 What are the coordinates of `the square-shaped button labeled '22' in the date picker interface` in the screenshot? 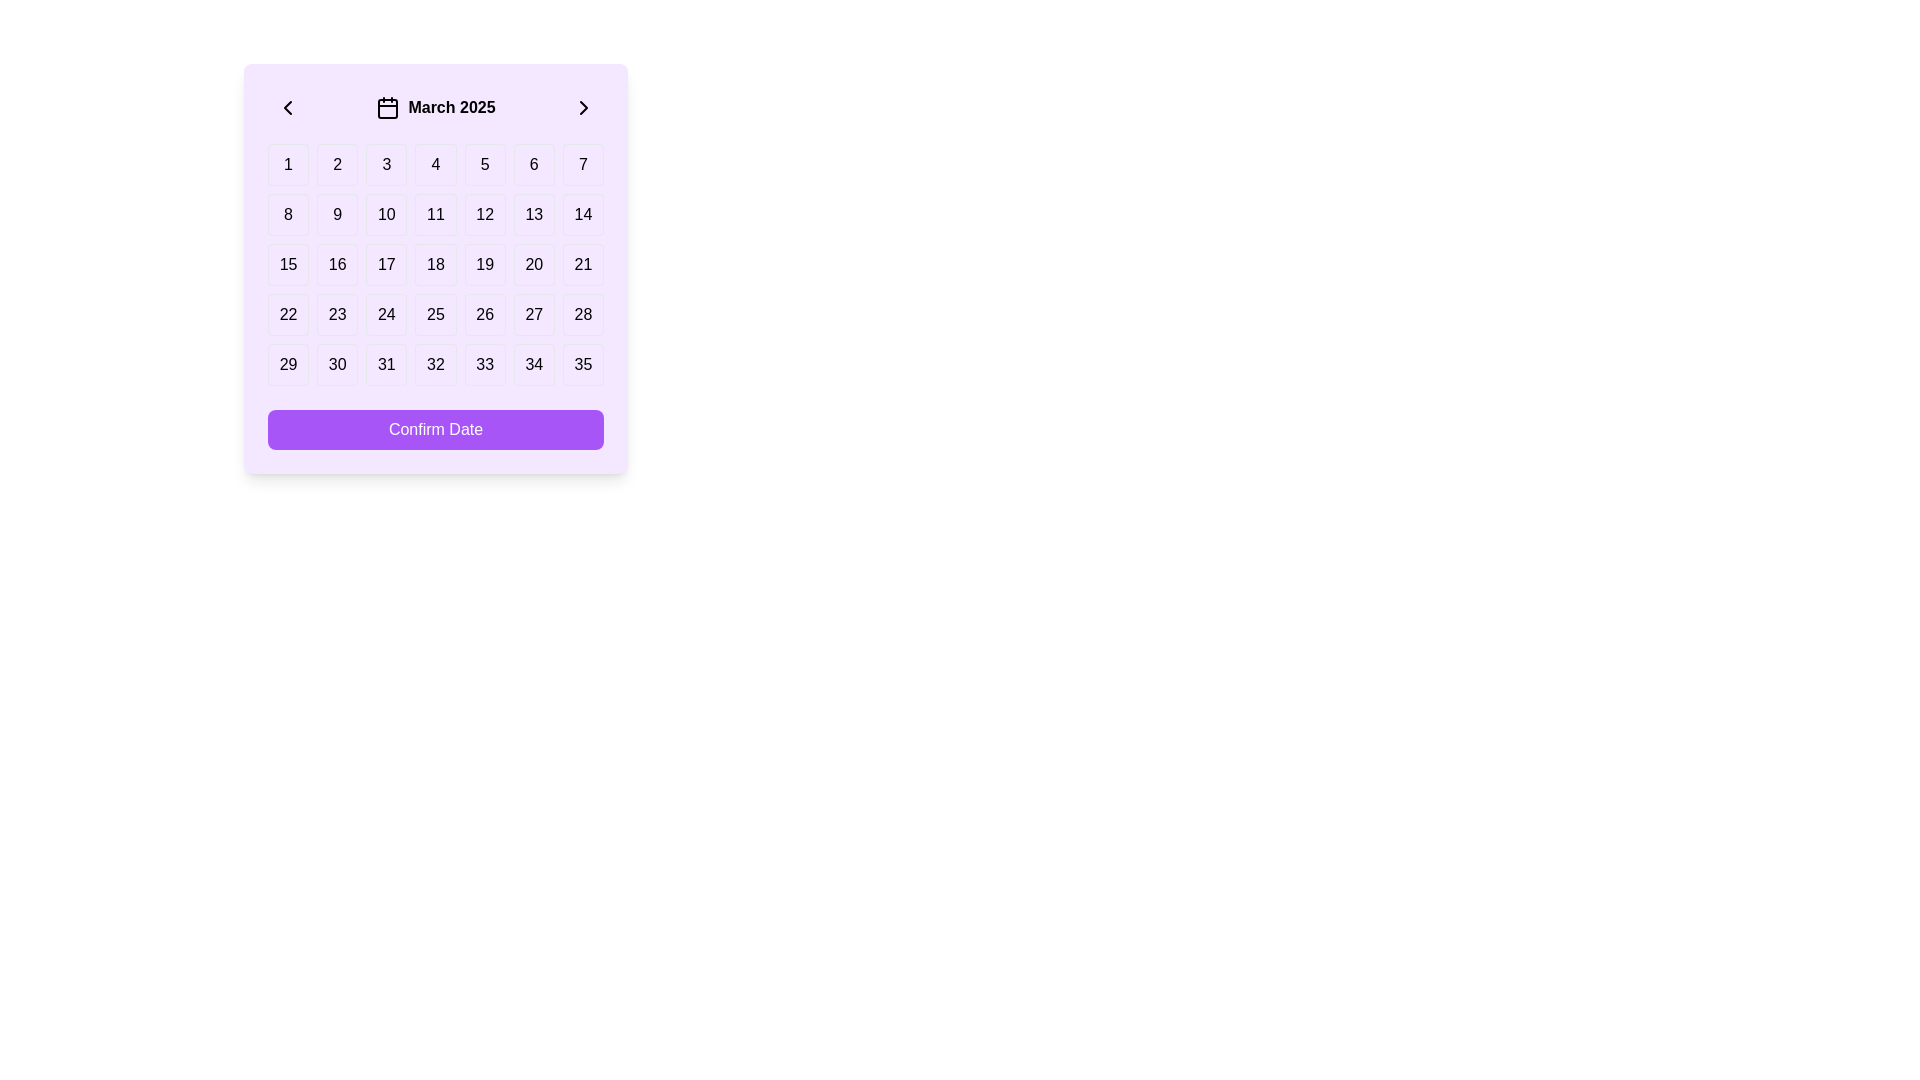 It's located at (287, 315).